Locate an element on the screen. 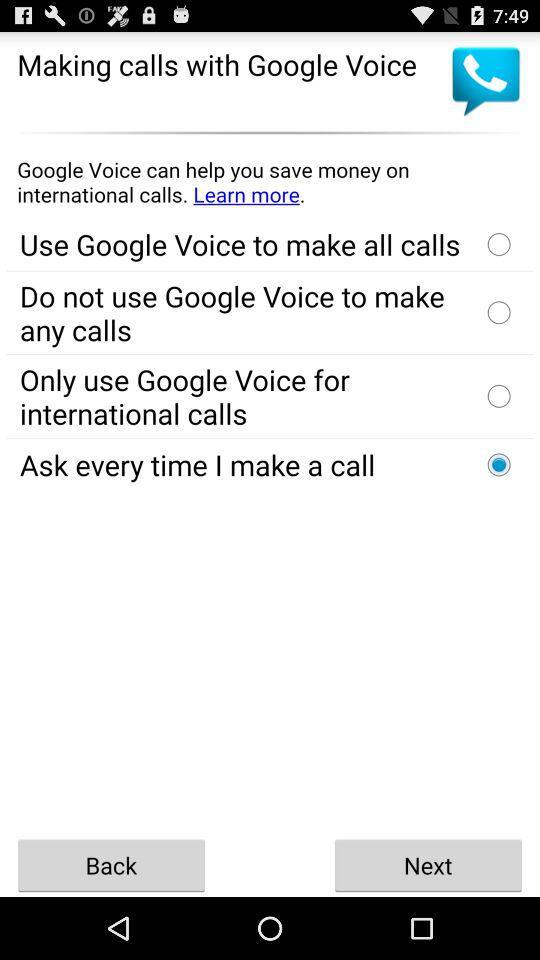 The height and width of the screenshot is (960, 540). option button is located at coordinates (498, 395).